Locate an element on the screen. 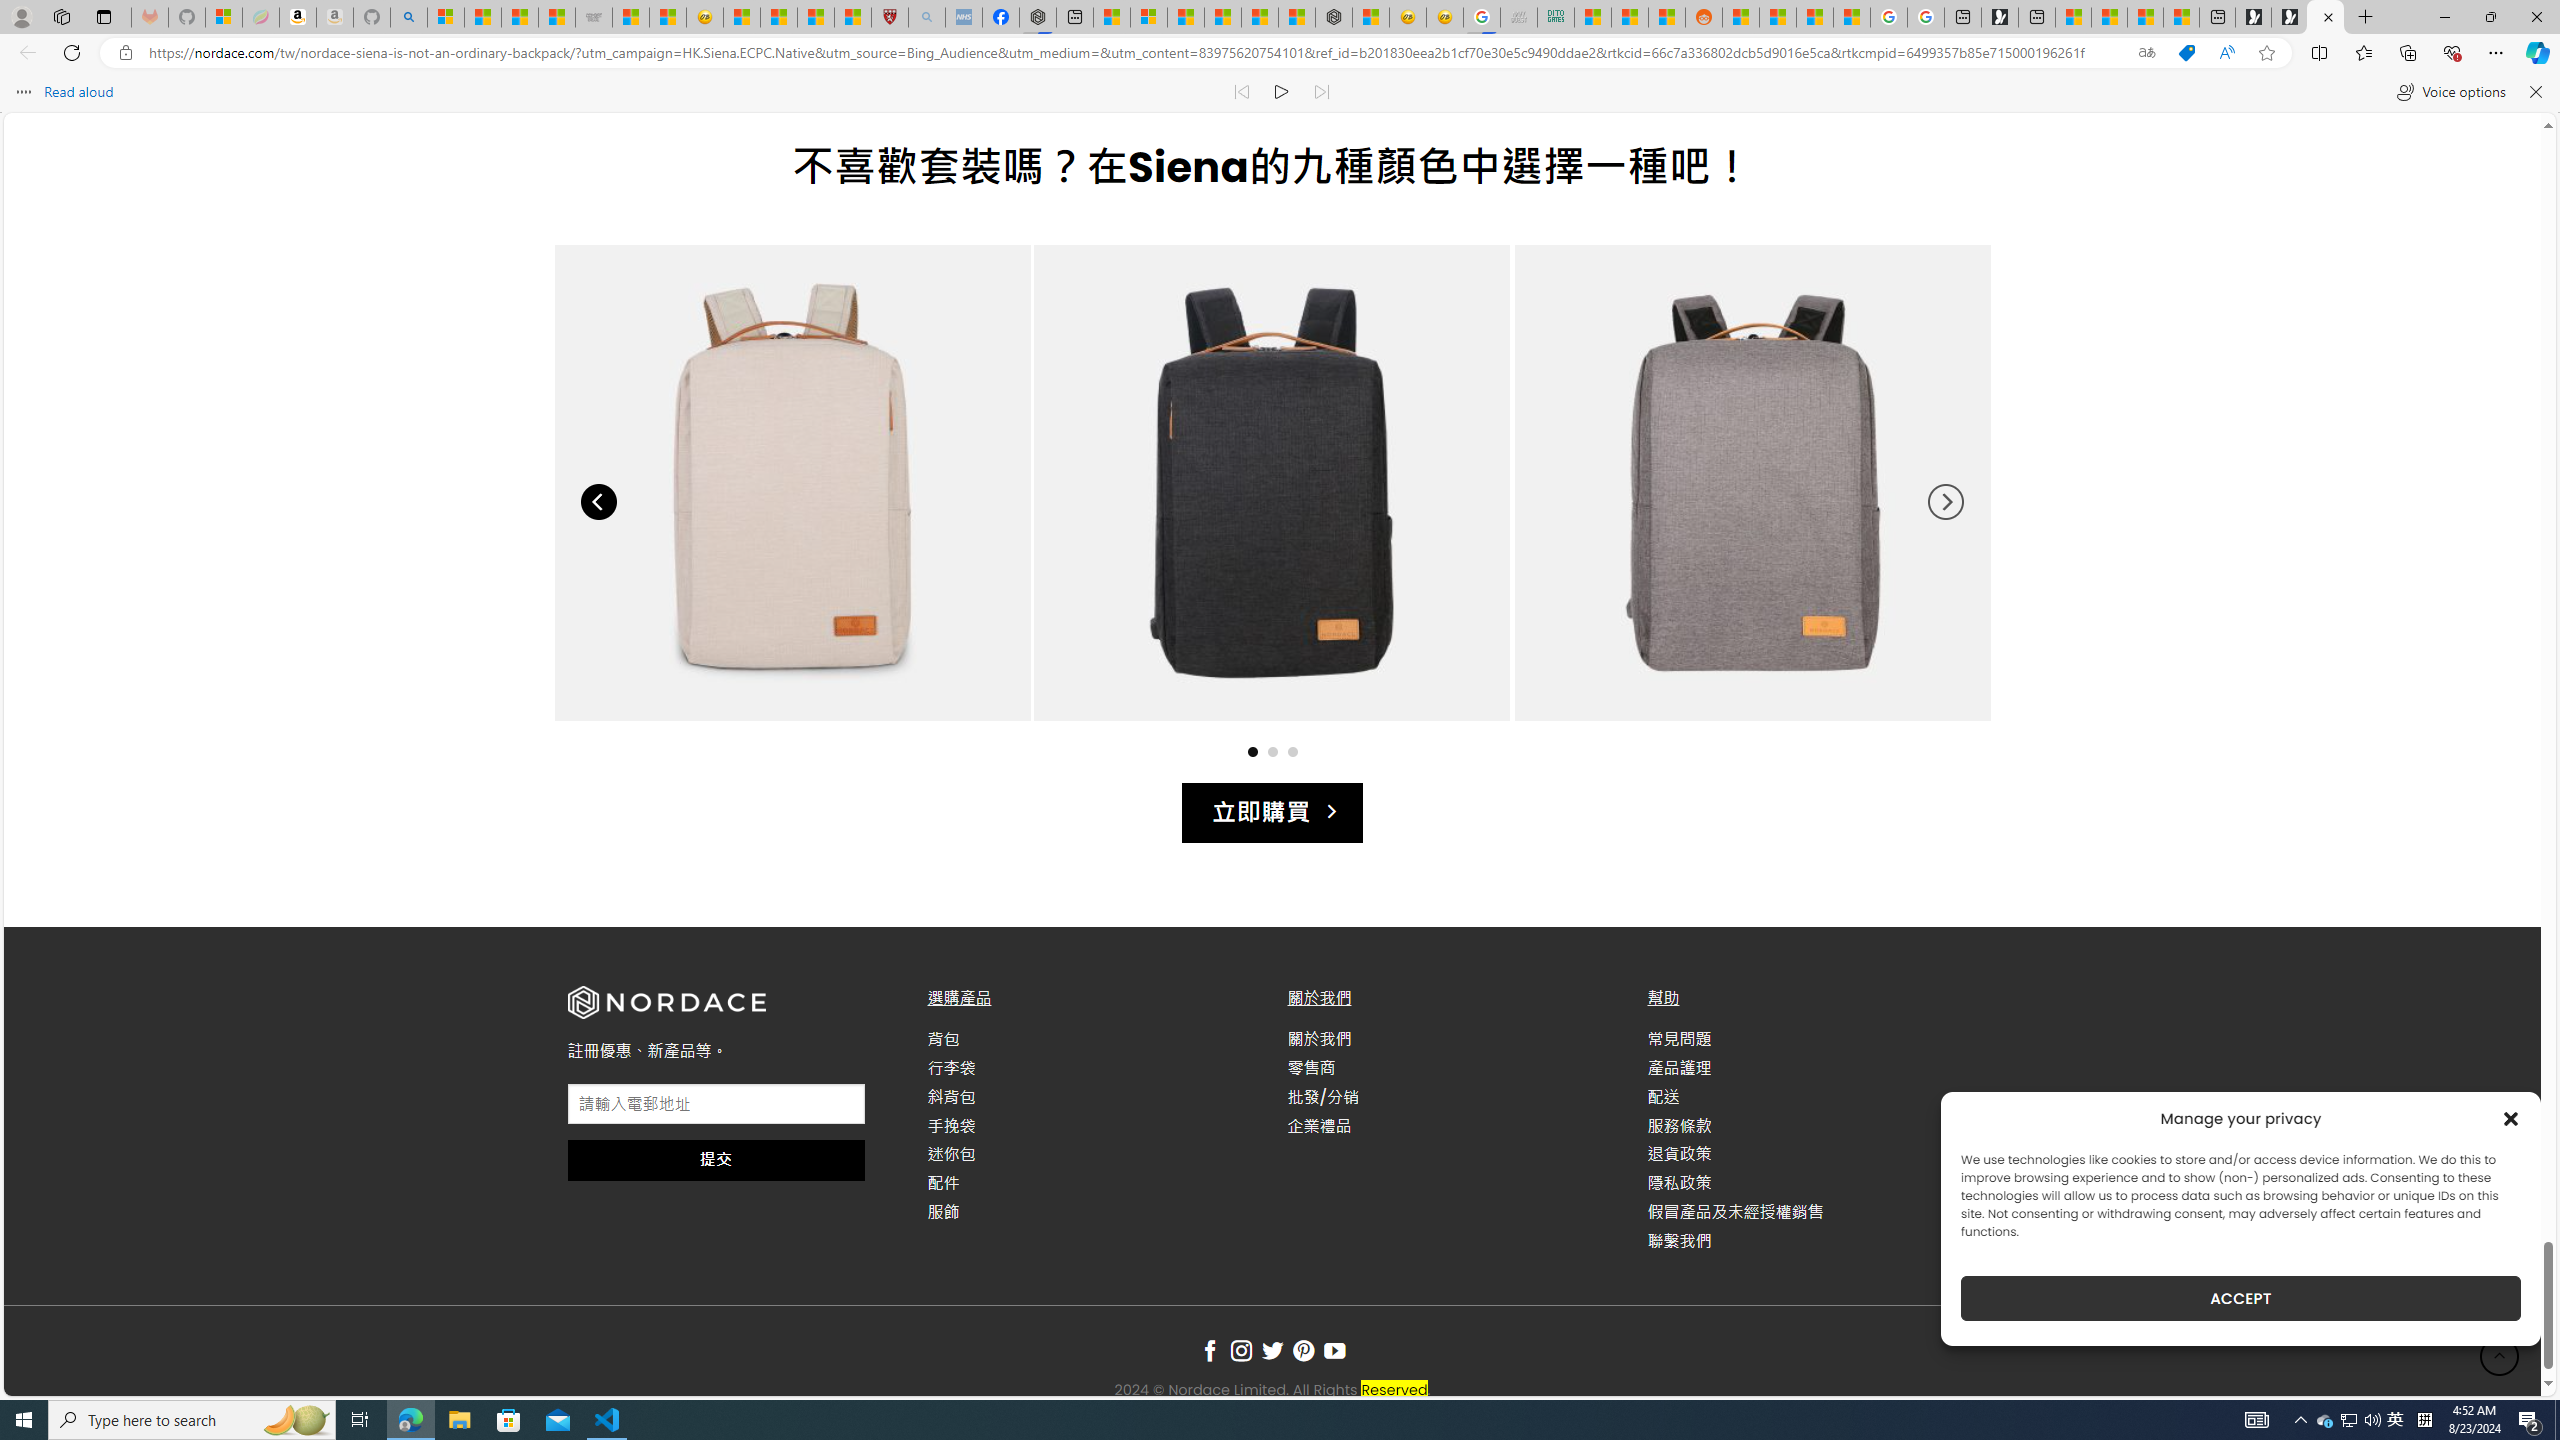 This screenshot has height=1440, width=2560. 'Read previous paragraph' is located at coordinates (1240, 91).